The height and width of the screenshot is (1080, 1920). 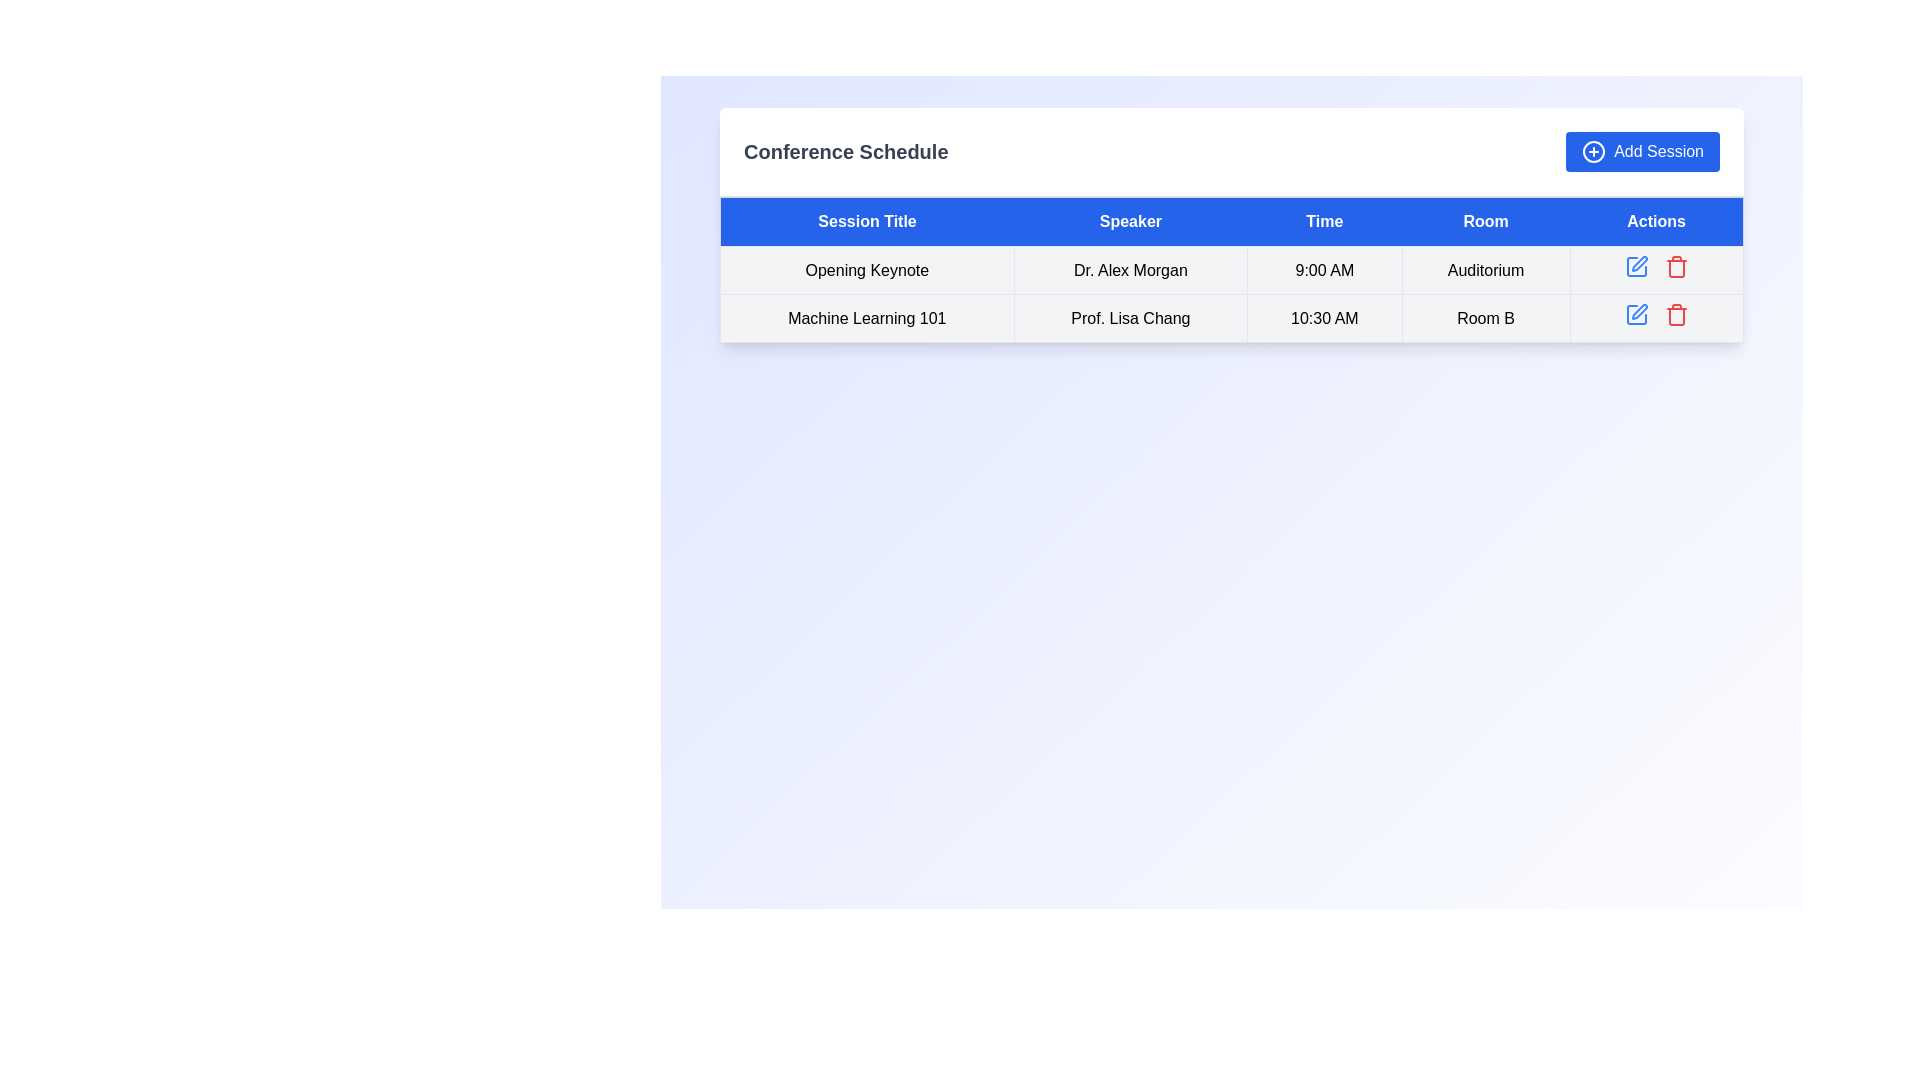 I want to click on the text label displaying '9:00 AM' which is styled with a gray border and is located in the third cell of the schedule table under the 'Time' header, so click(x=1324, y=270).